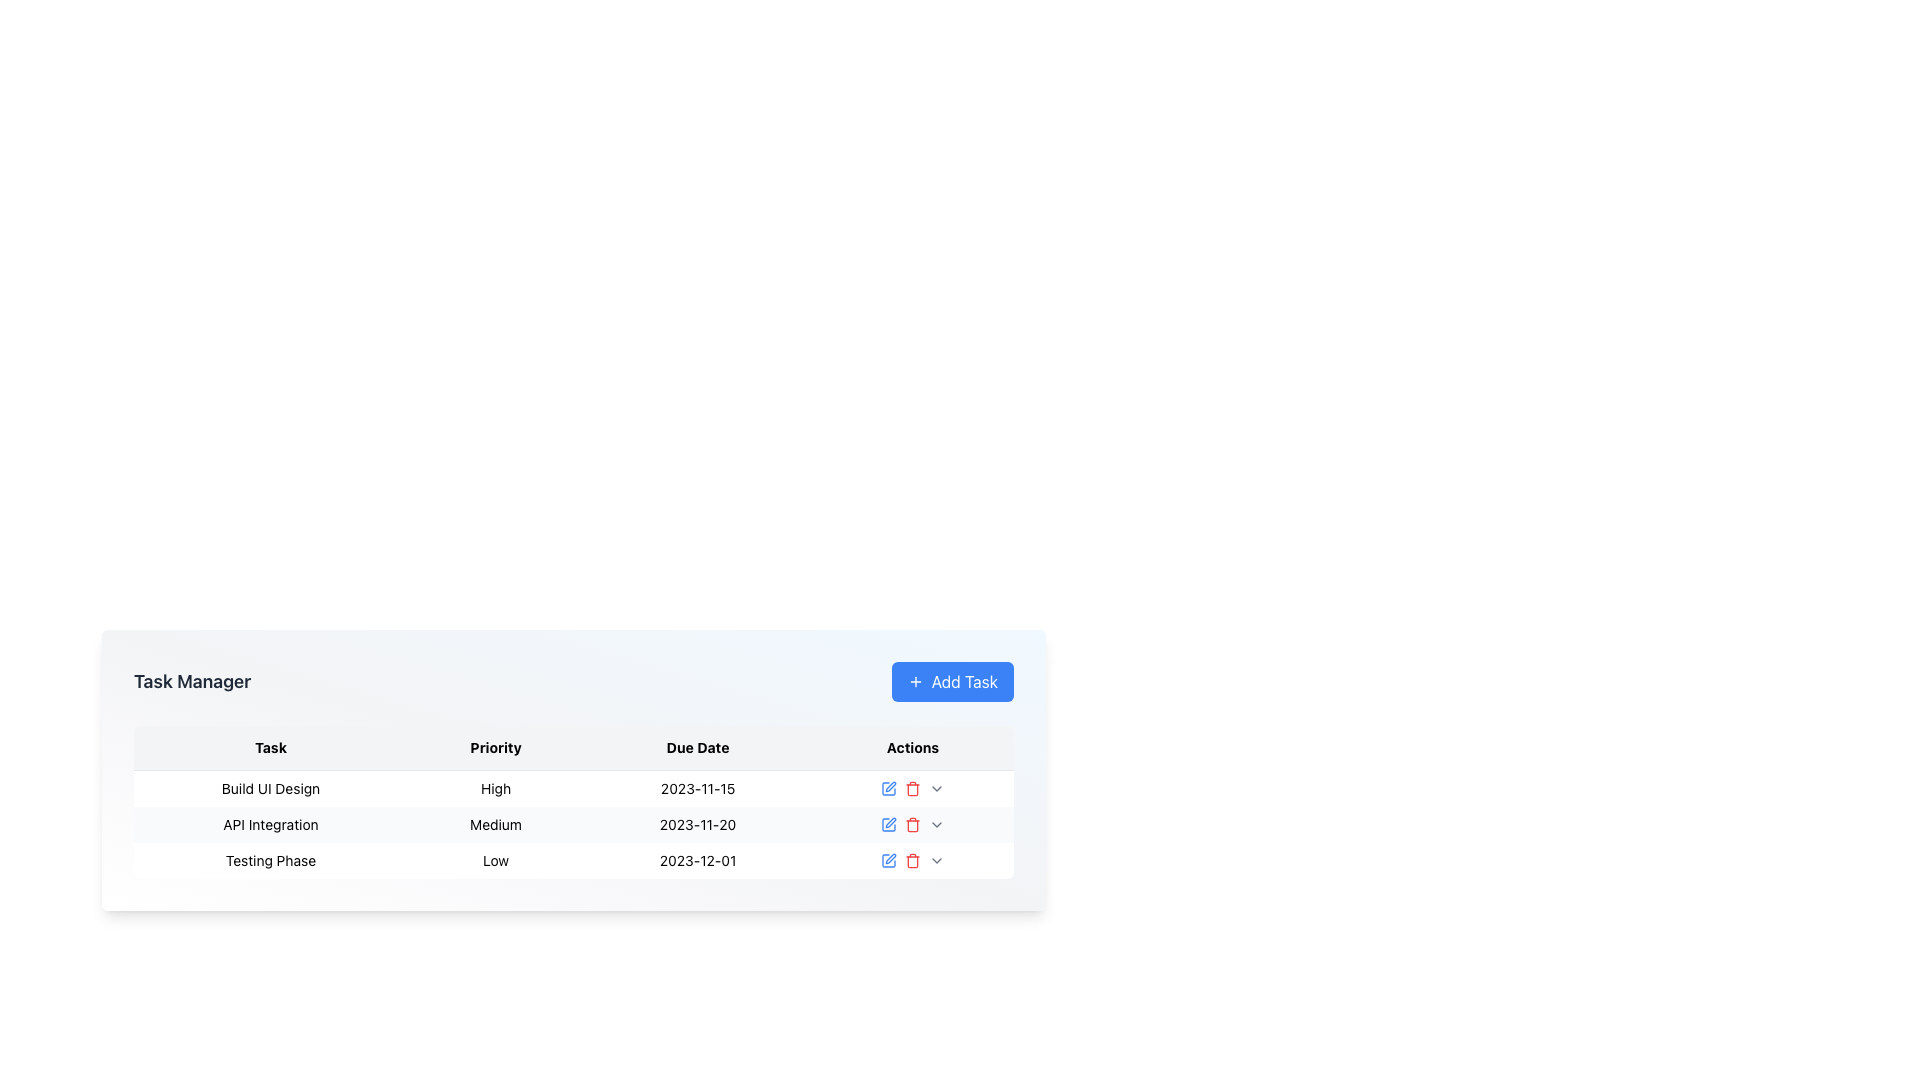 This screenshot has height=1080, width=1920. What do you see at coordinates (698, 787) in the screenshot?
I see `the 'Due Date' text field for the task 'Build UI Design' in the Task Manager interface` at bounding box center [698, 787].